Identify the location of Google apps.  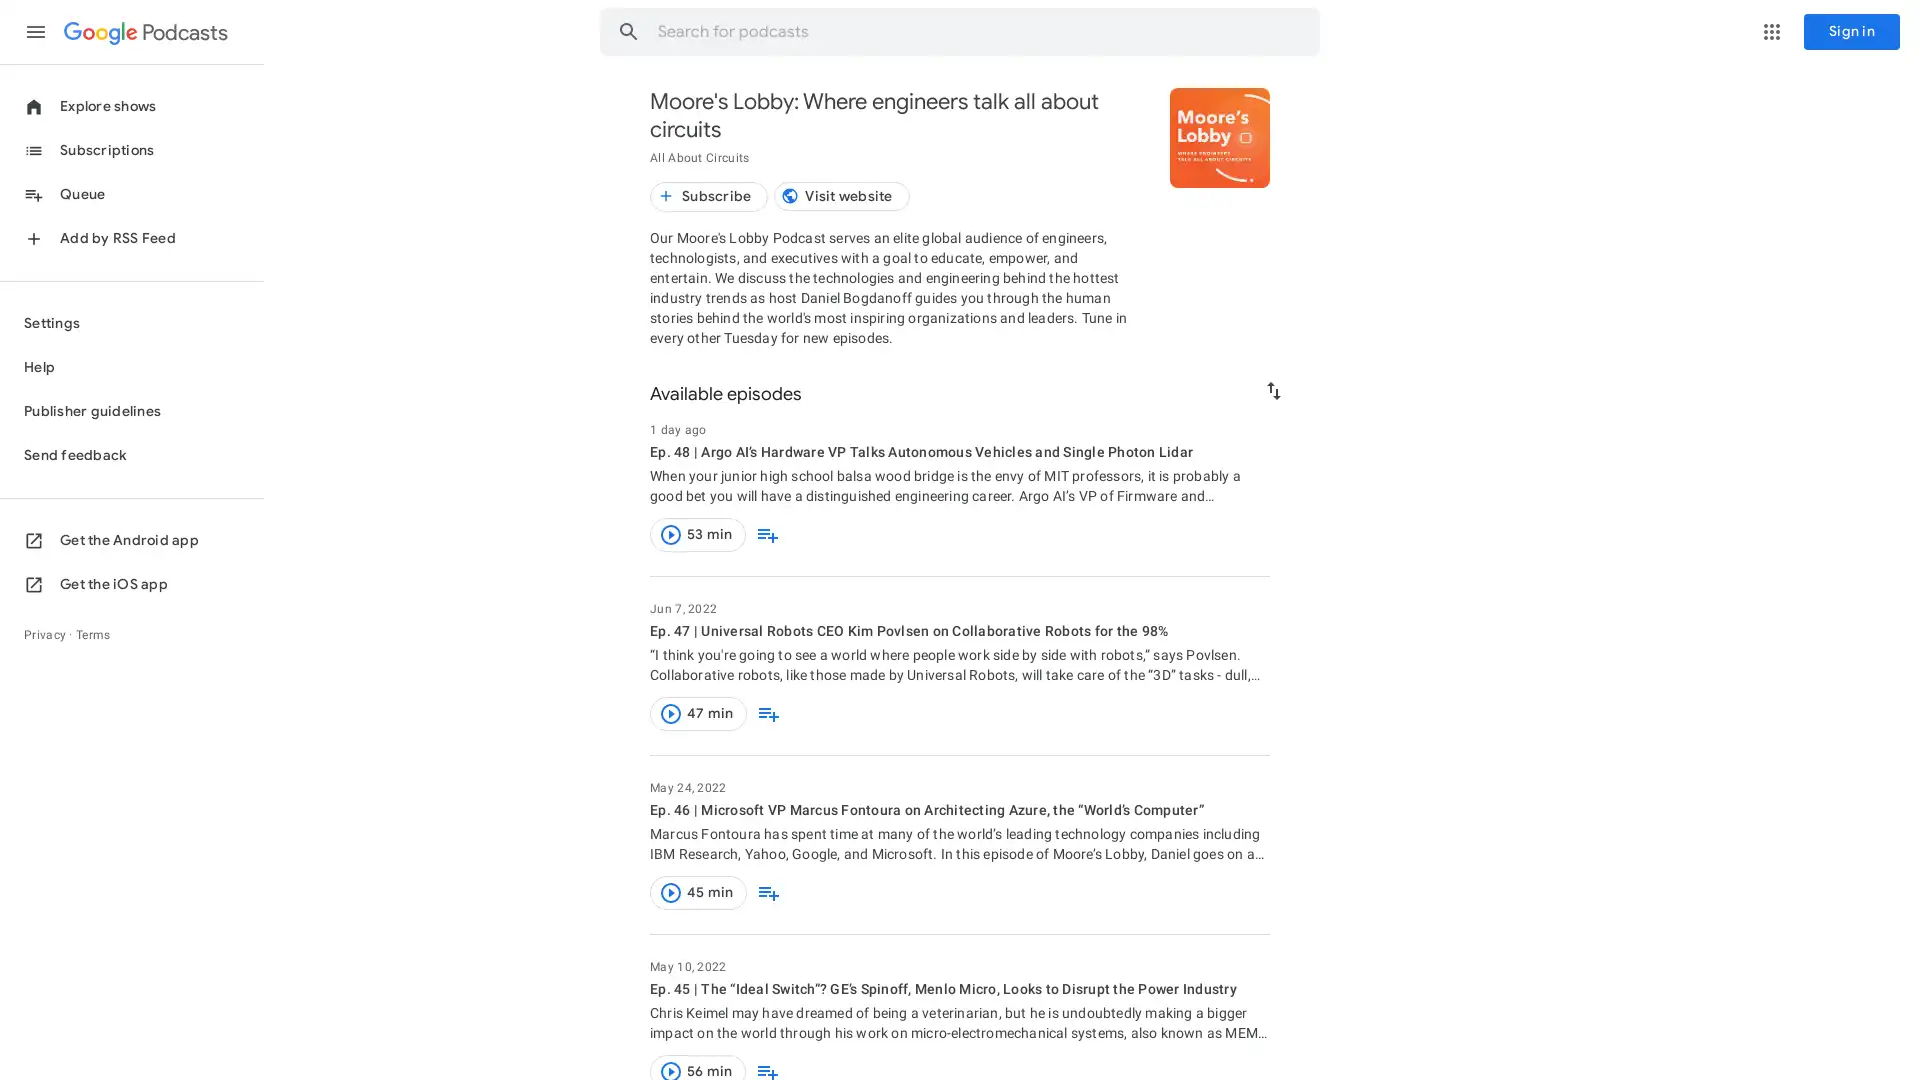
(1771, 31).